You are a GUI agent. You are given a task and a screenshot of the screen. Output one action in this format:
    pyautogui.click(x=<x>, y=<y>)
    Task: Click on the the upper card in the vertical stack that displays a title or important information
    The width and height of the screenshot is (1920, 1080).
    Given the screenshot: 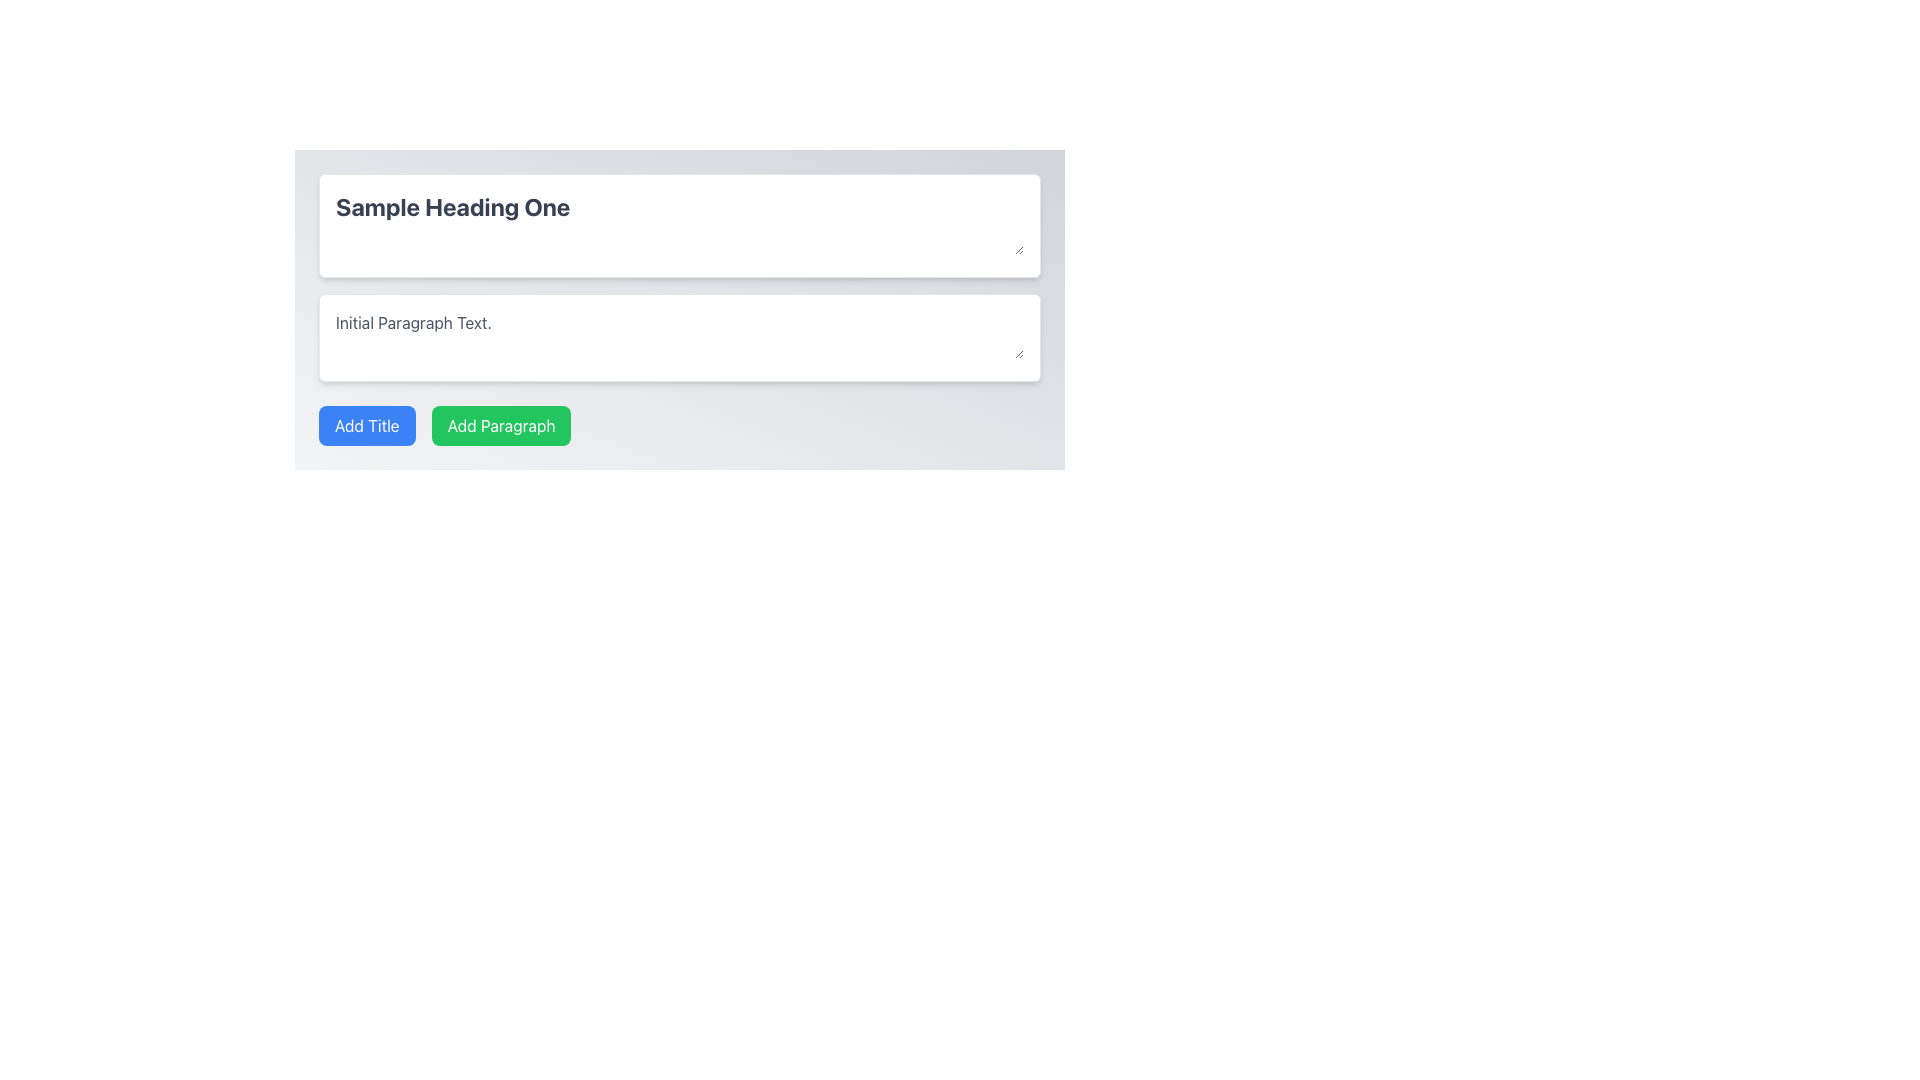 What is the action you would take?
    pyautogui.click(x=680, y=225)
    